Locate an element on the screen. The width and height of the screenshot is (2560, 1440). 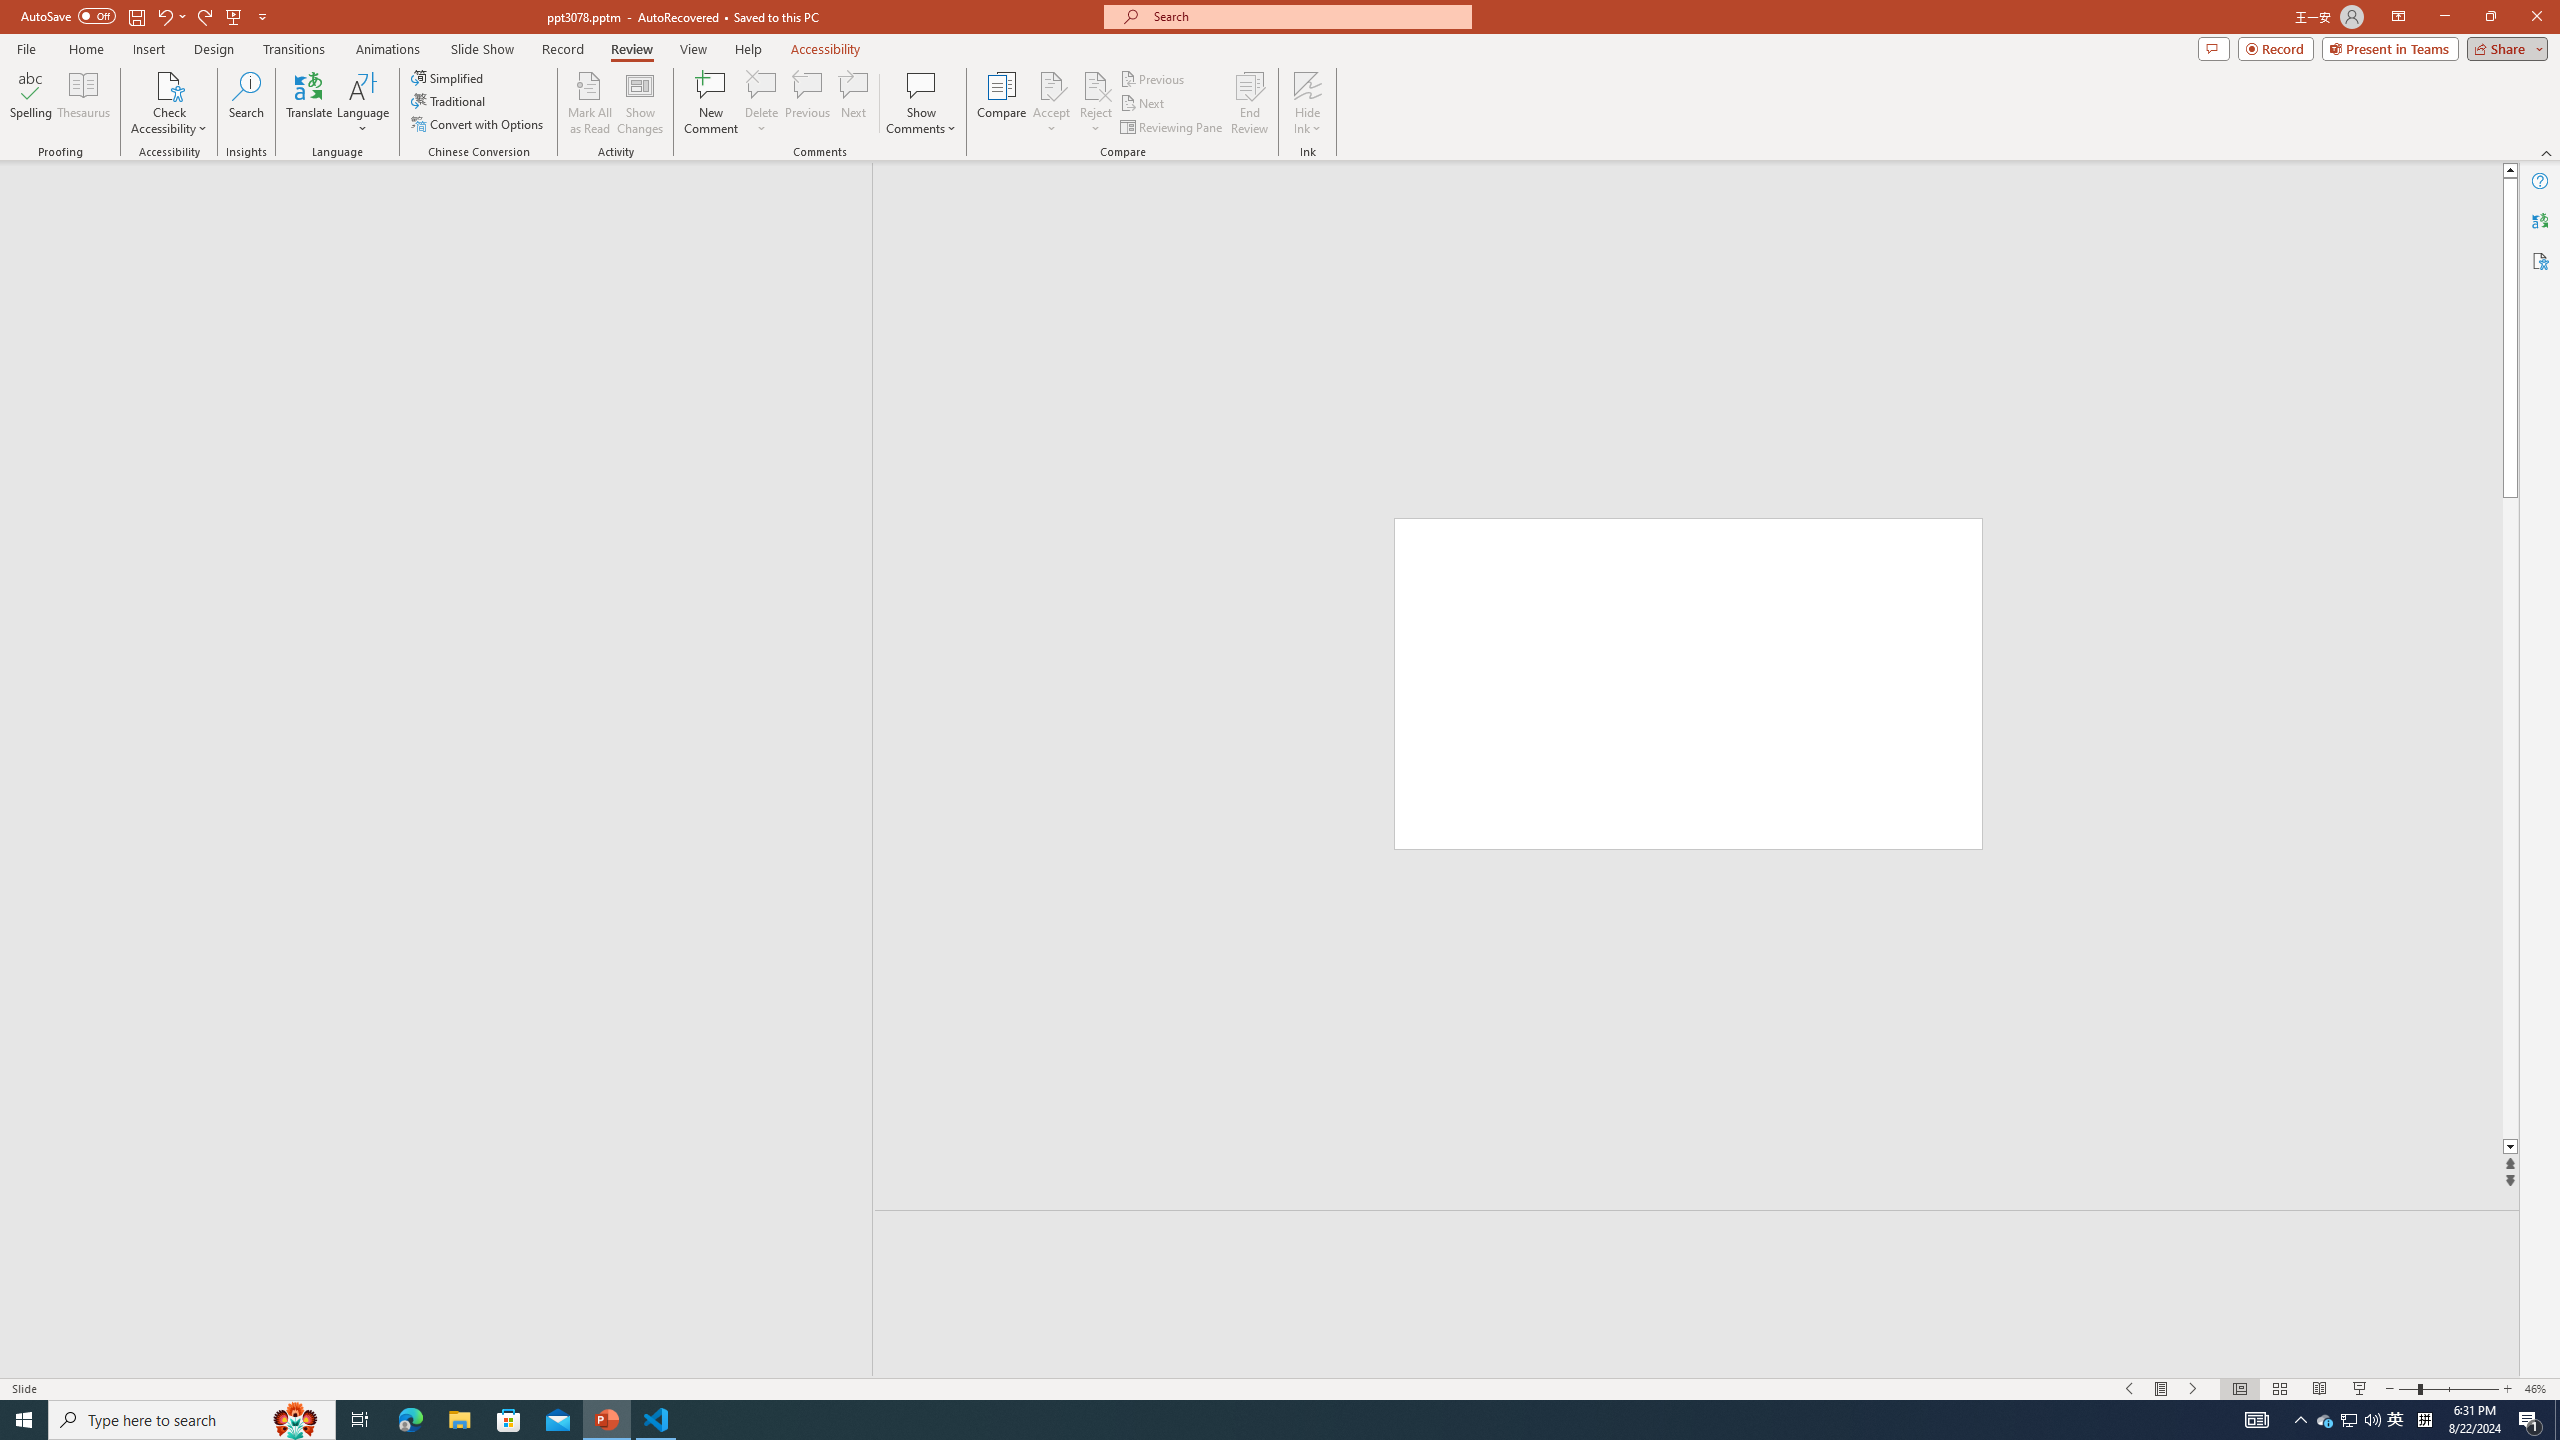
'Simplified' is located at coordinates (448, 77).